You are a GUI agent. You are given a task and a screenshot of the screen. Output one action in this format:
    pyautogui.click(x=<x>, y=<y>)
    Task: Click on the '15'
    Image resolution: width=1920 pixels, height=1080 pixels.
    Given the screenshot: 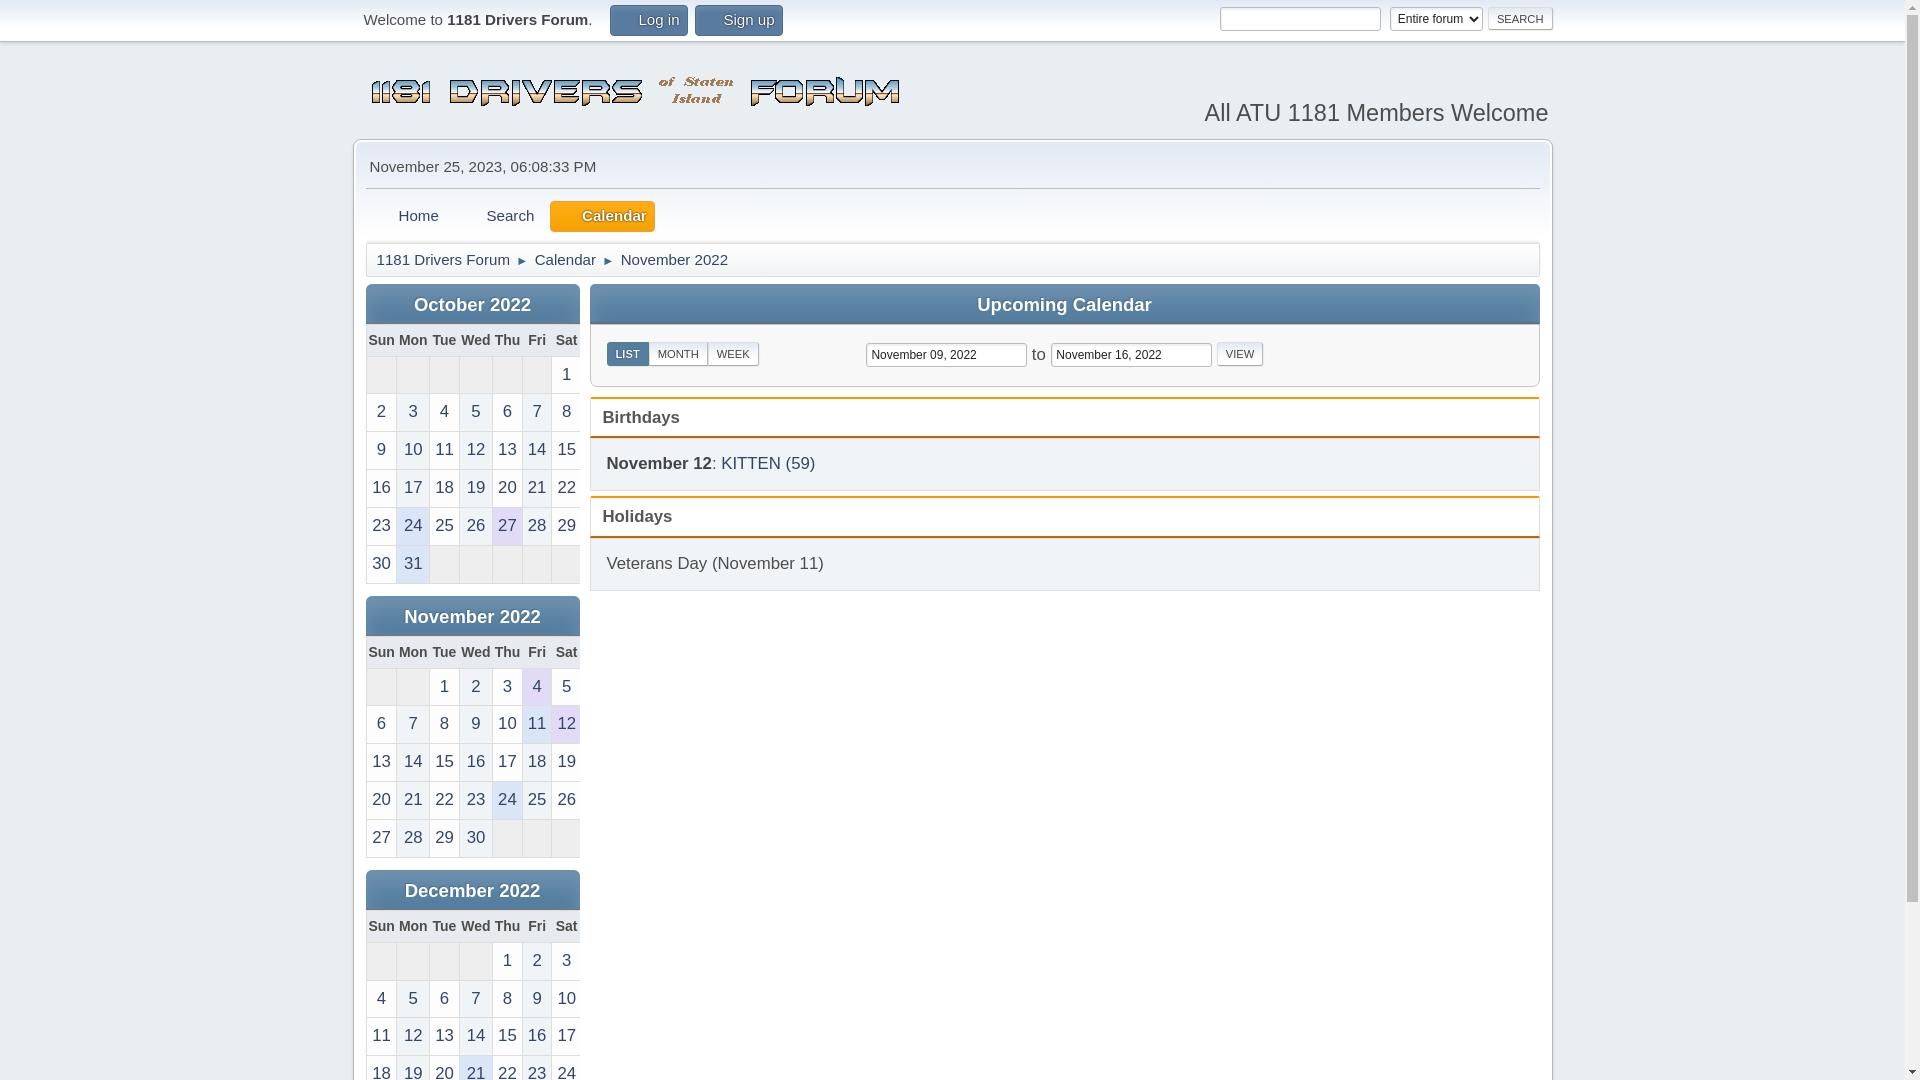 What is the action you would take?
    pyautogui.click(x=565, y=450)
    